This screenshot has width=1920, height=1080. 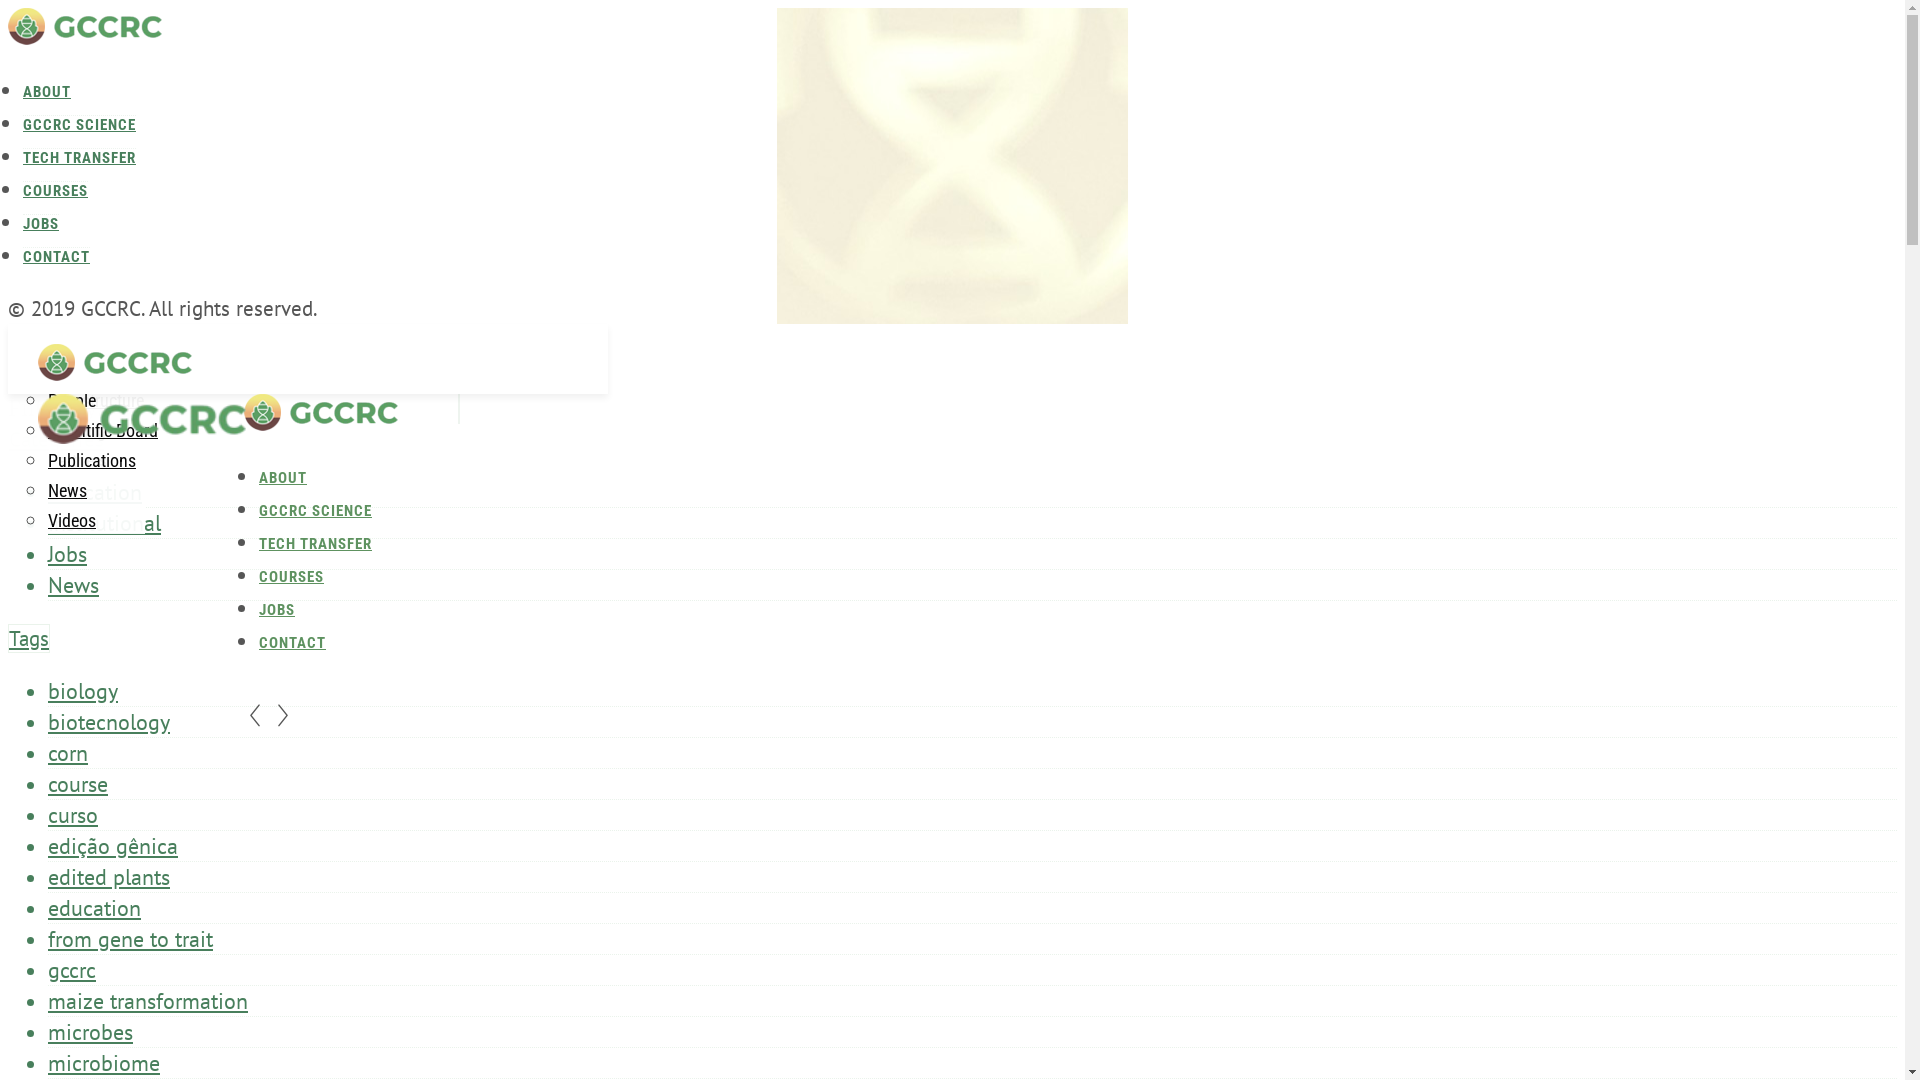 What do you see at coordinates (67, 752) in the screenshot?
I see `'corn'` at bounding box center [67, 752].